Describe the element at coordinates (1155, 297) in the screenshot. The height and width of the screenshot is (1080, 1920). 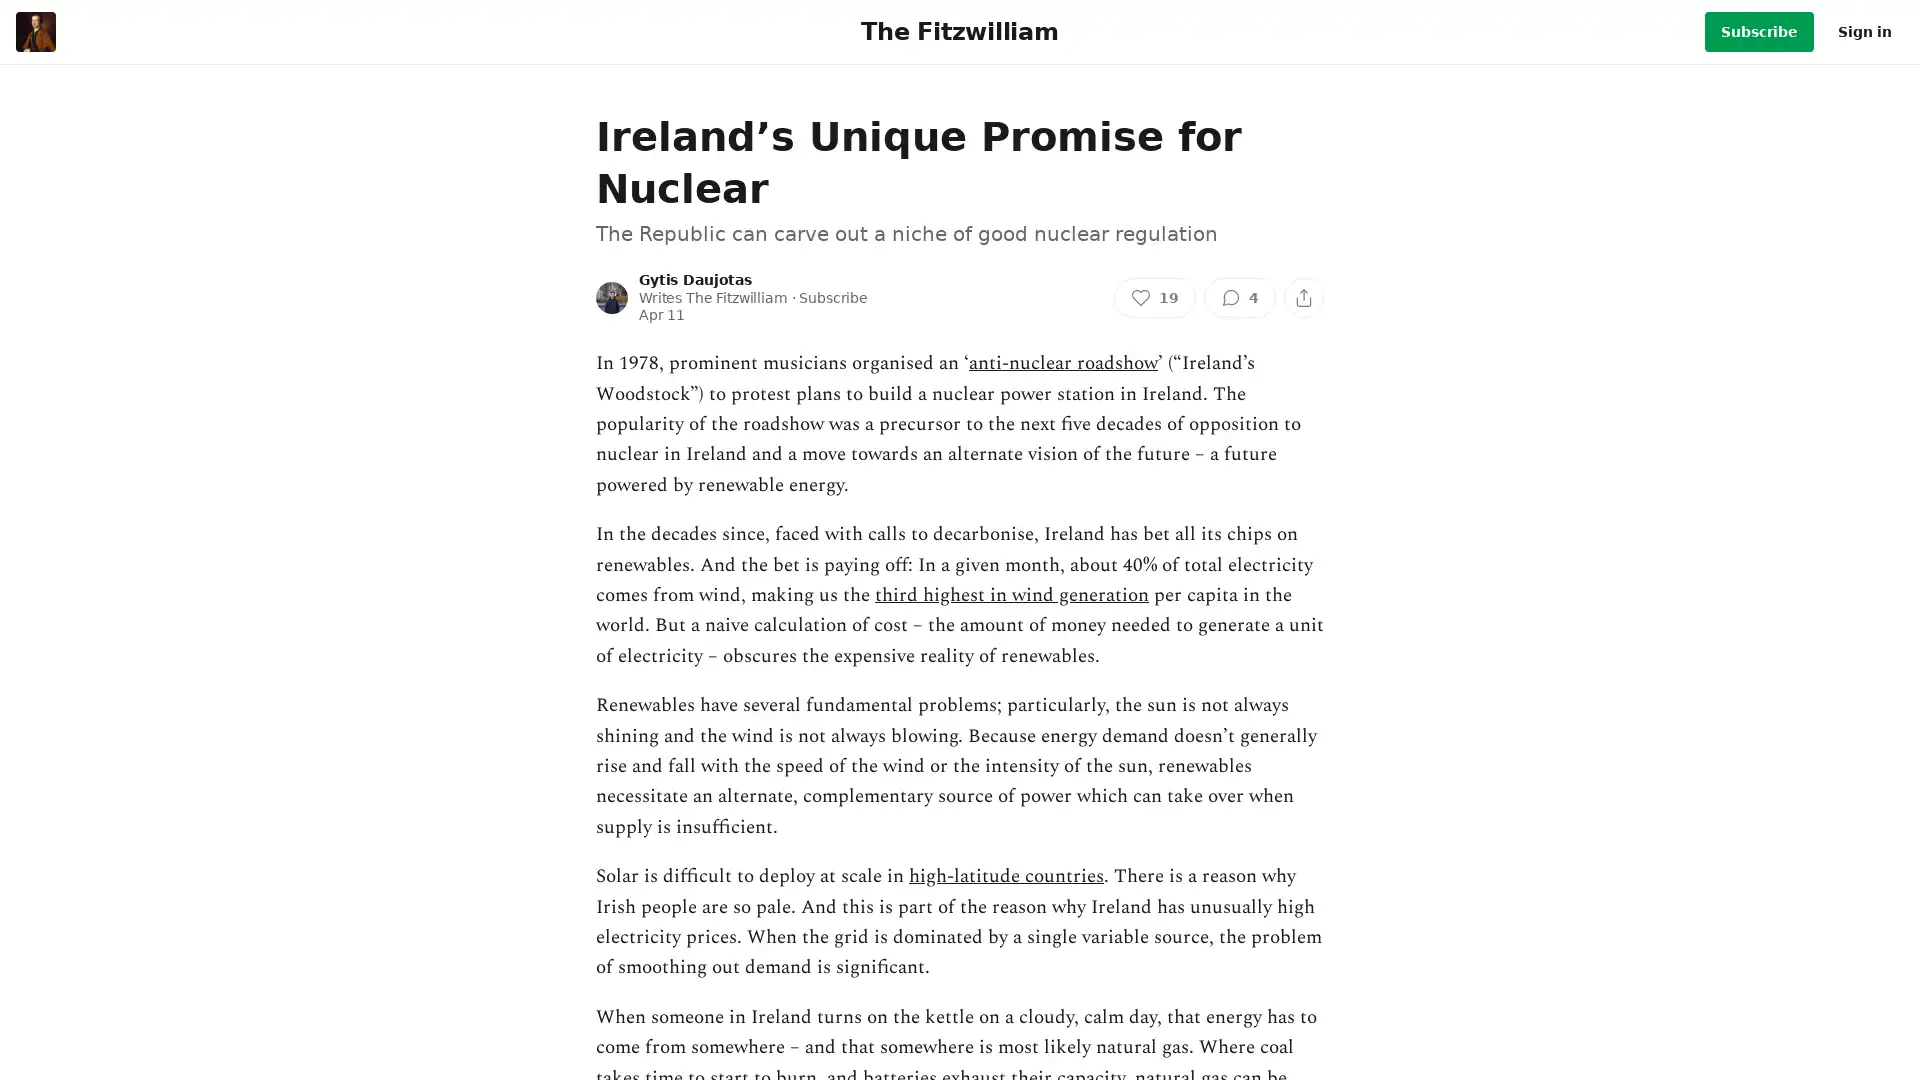
I see `19` at that location.